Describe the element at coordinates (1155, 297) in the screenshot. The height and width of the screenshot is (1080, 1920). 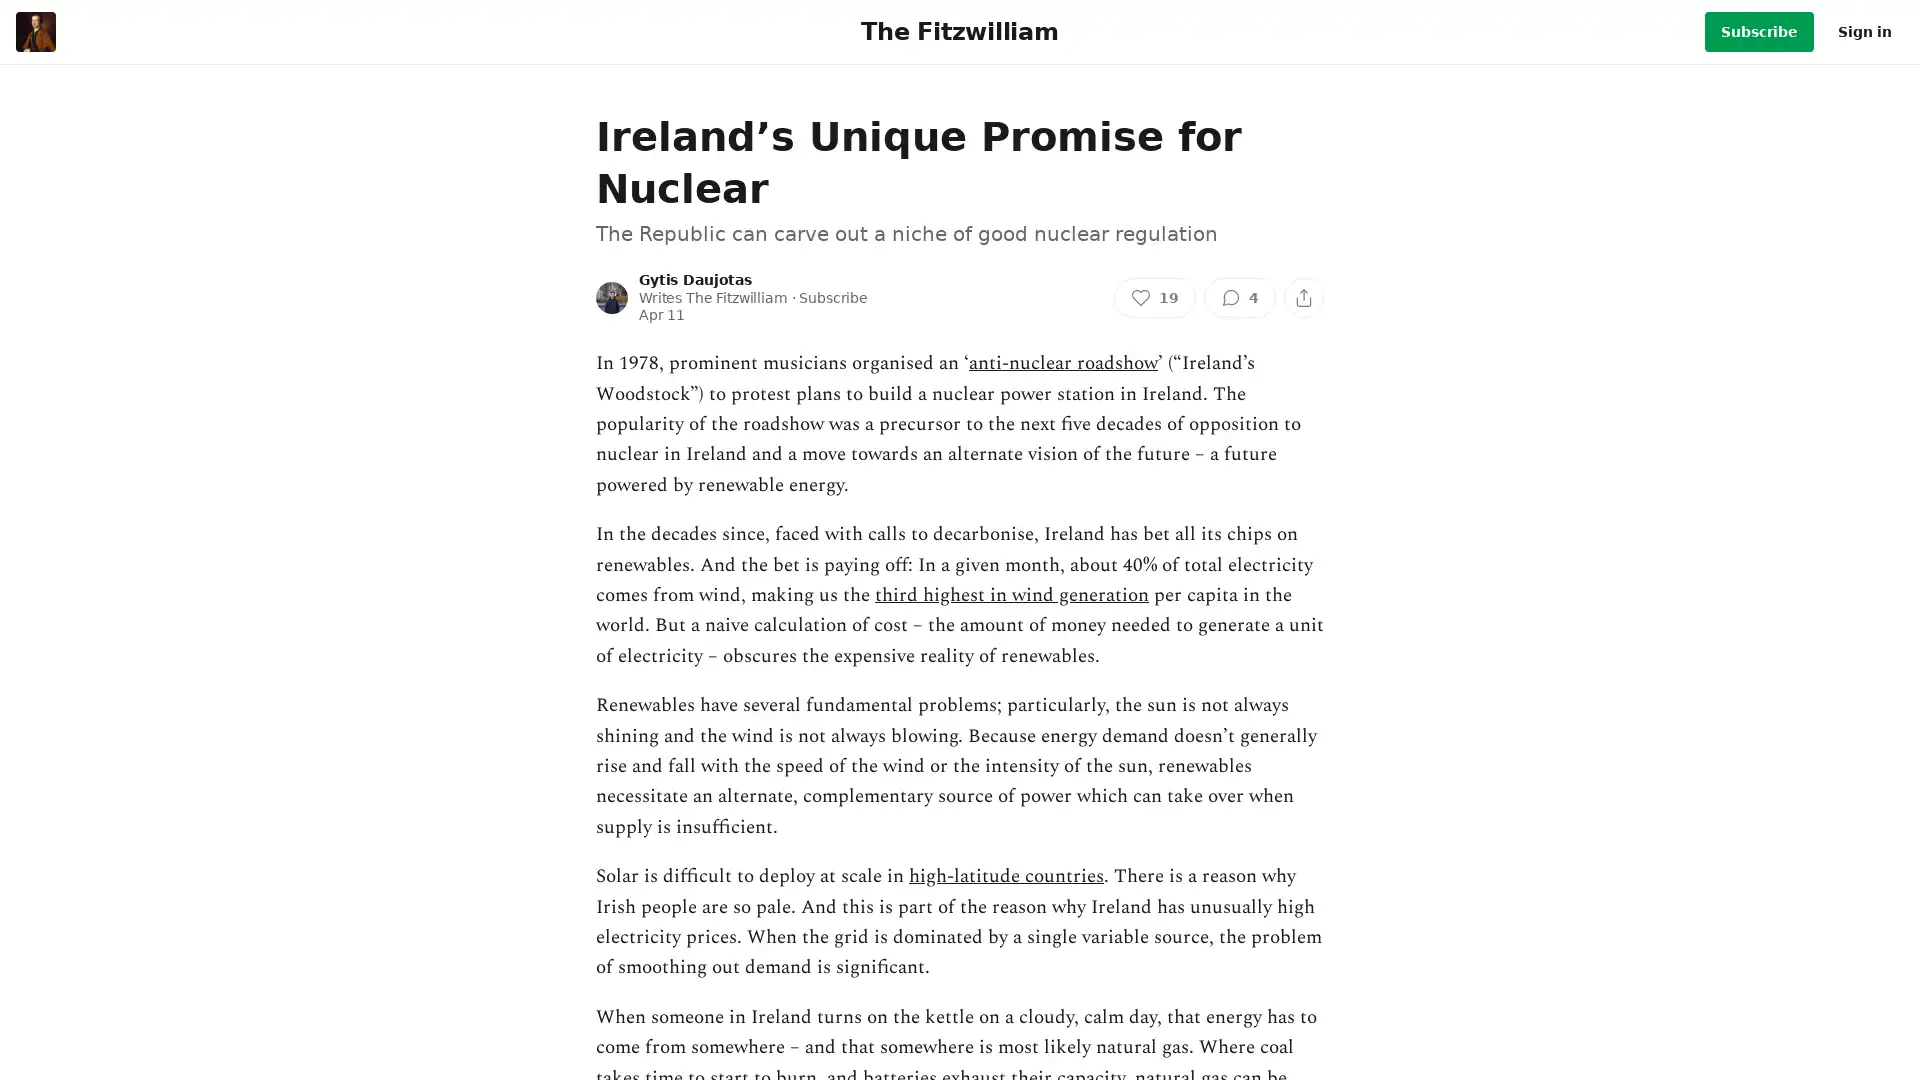
I see `19` at that location.